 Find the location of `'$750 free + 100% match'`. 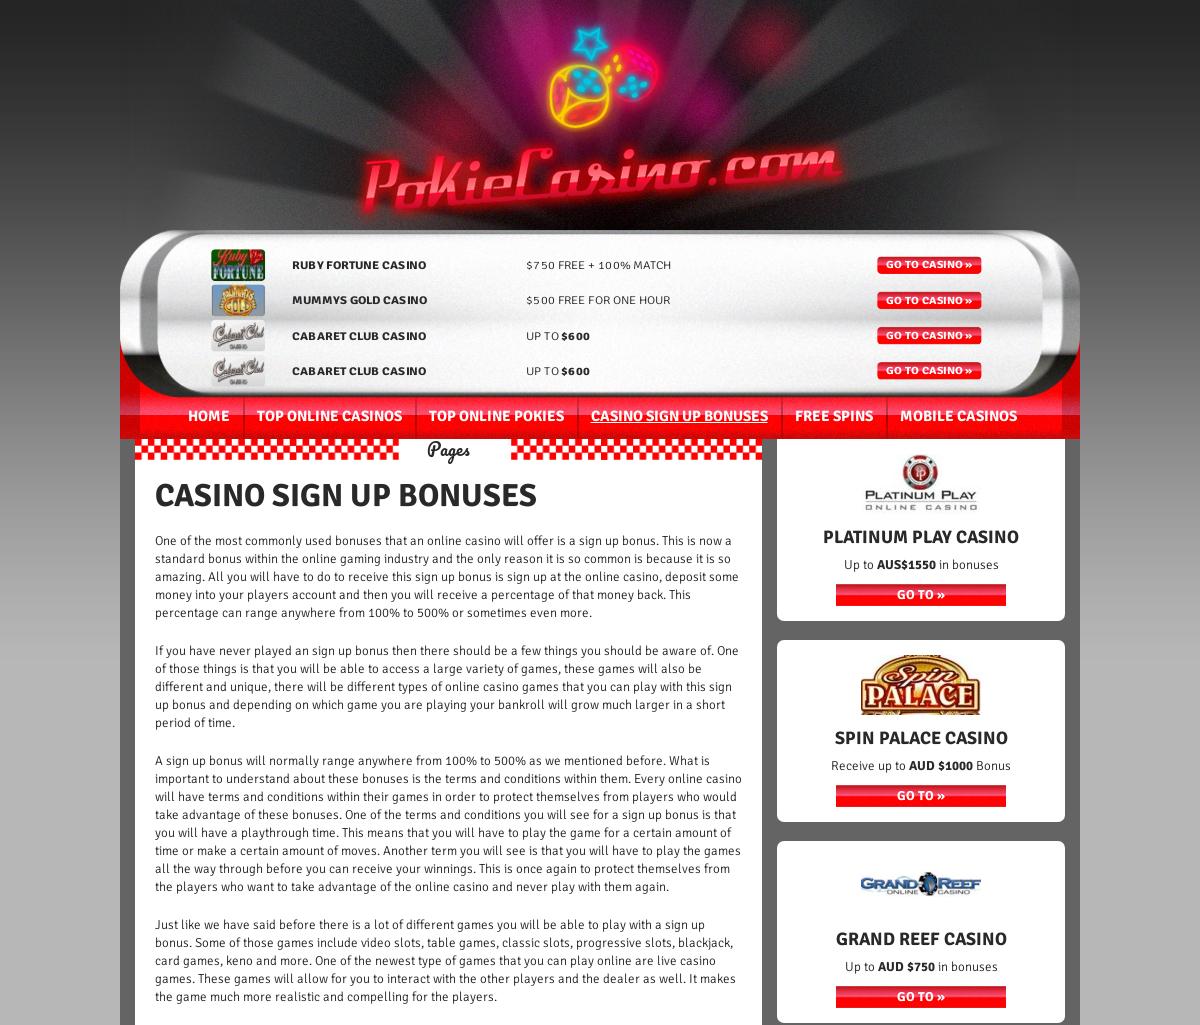

'$750 free + 100% match' is located at coordinates (597, 263).